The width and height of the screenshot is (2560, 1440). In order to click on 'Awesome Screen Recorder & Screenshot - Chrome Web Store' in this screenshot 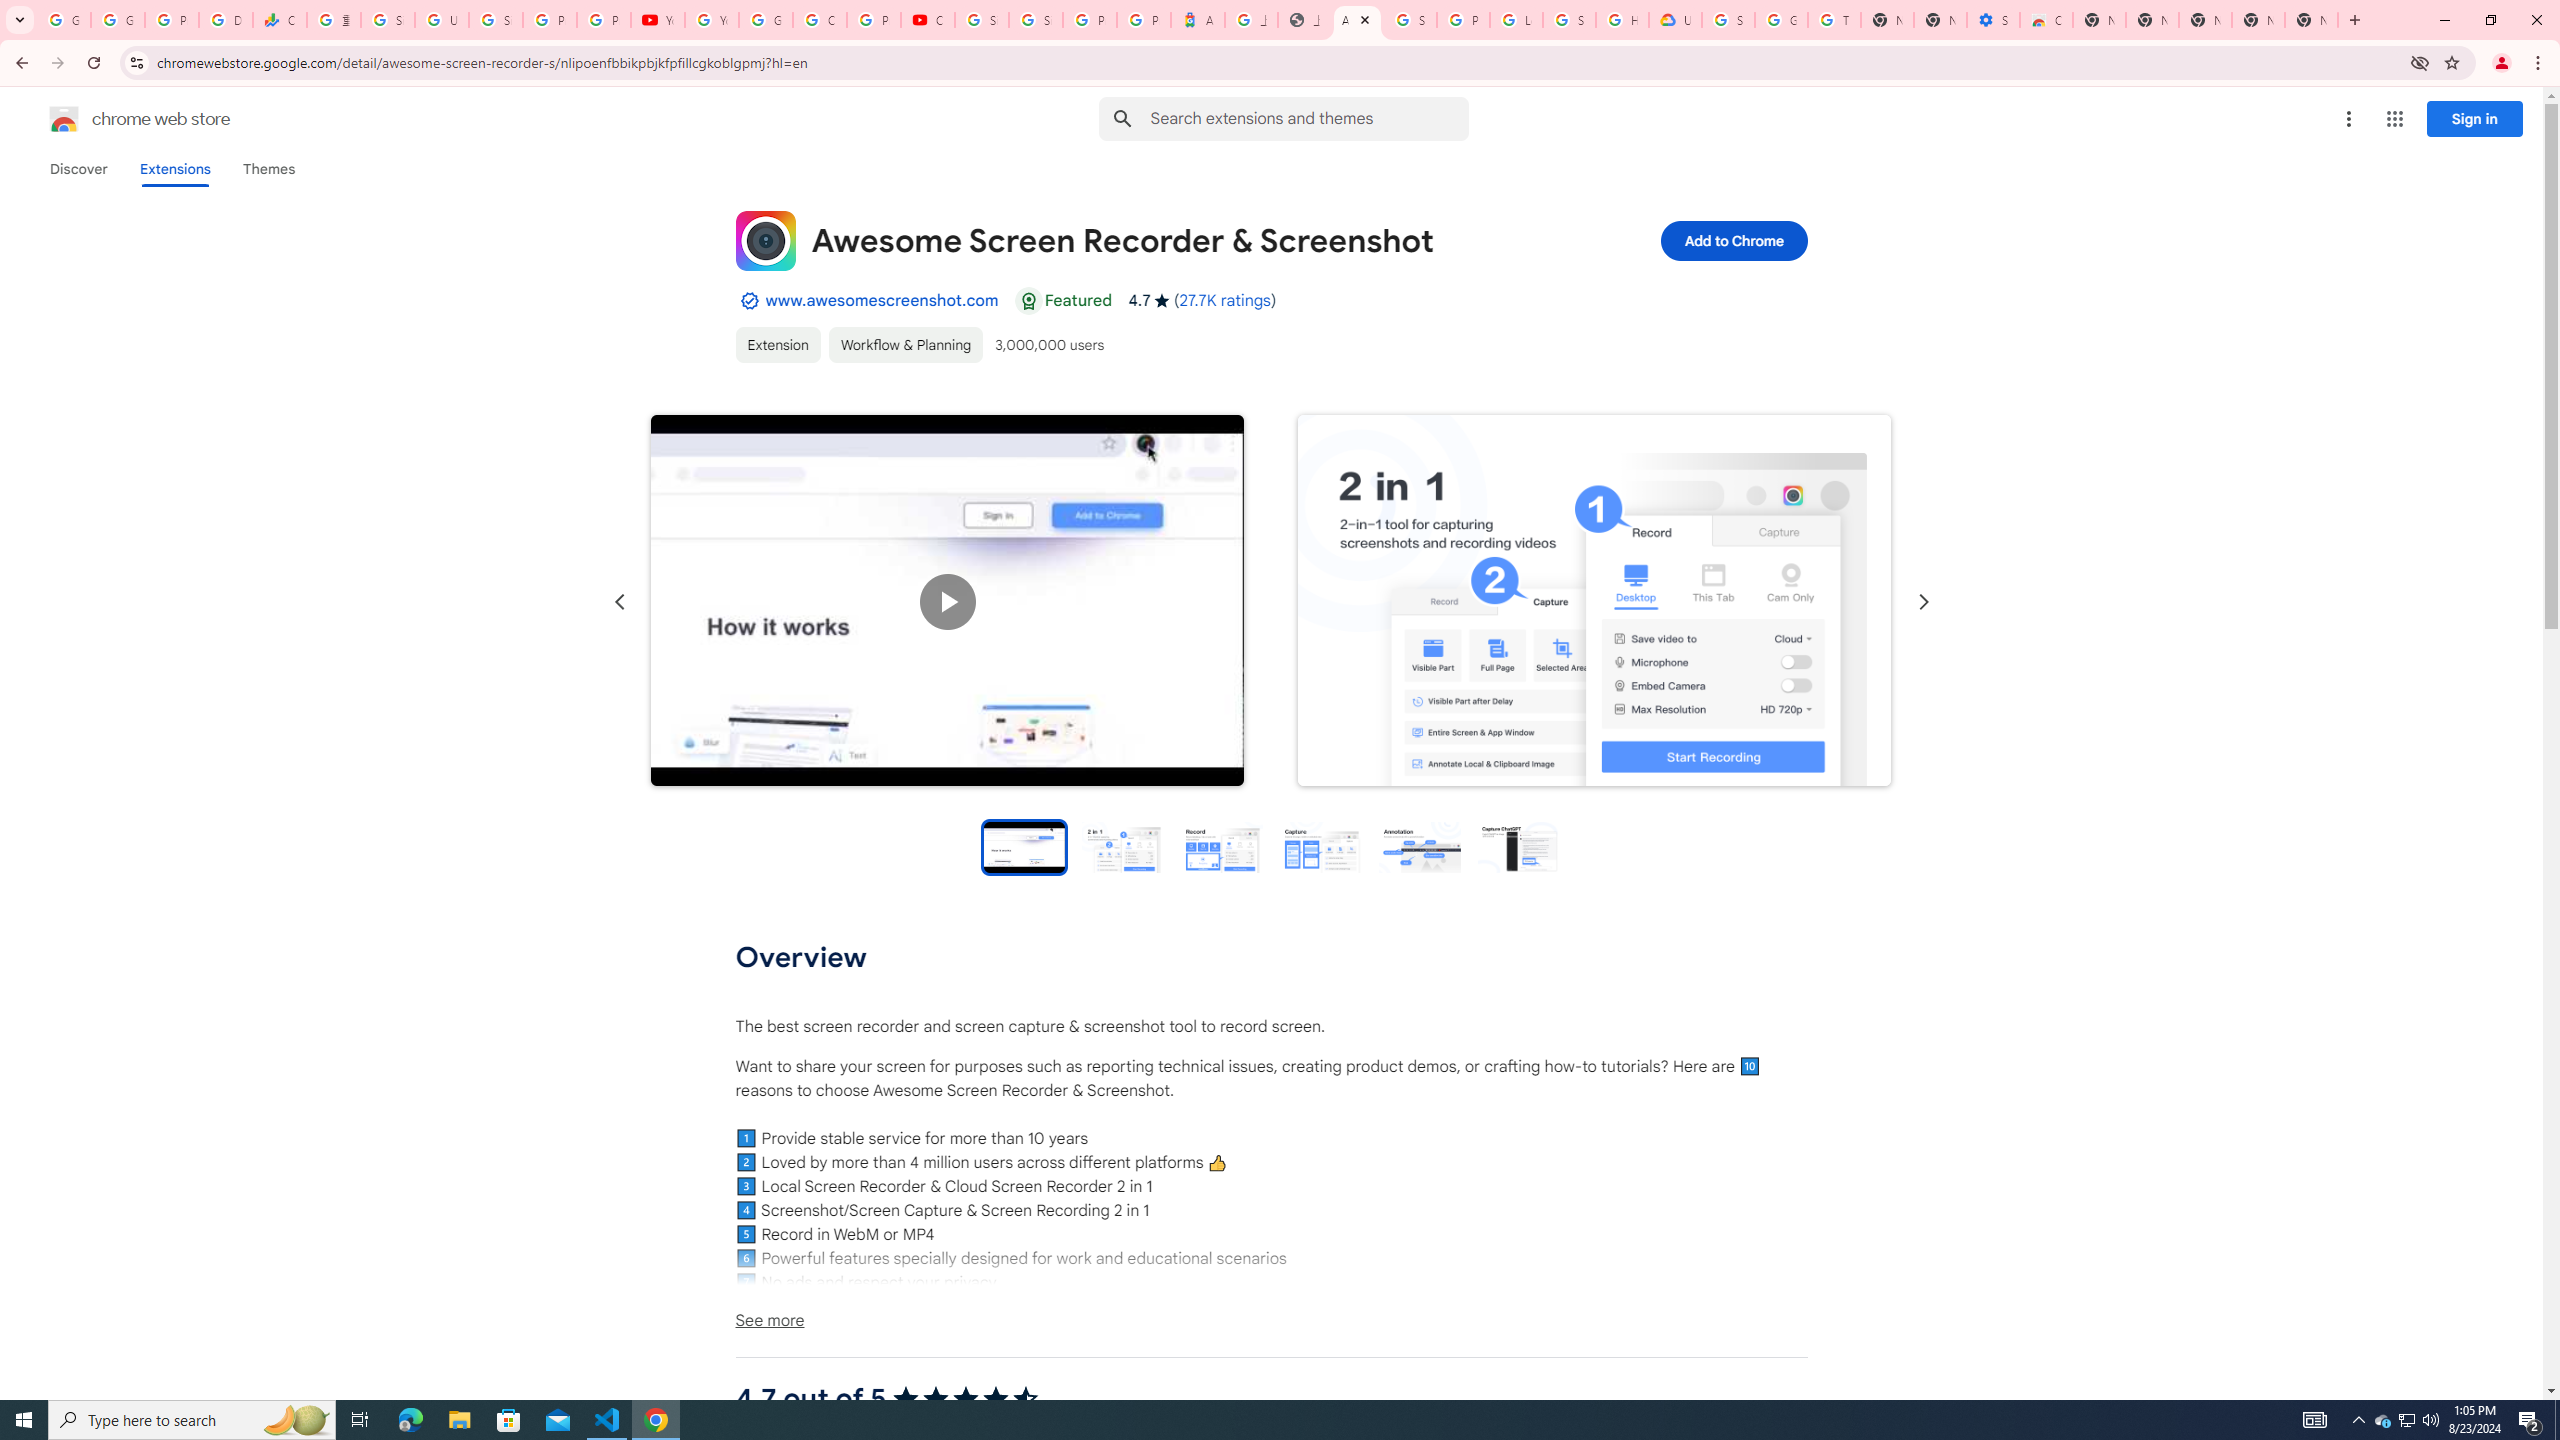, I will do `click(1356, 19)`.